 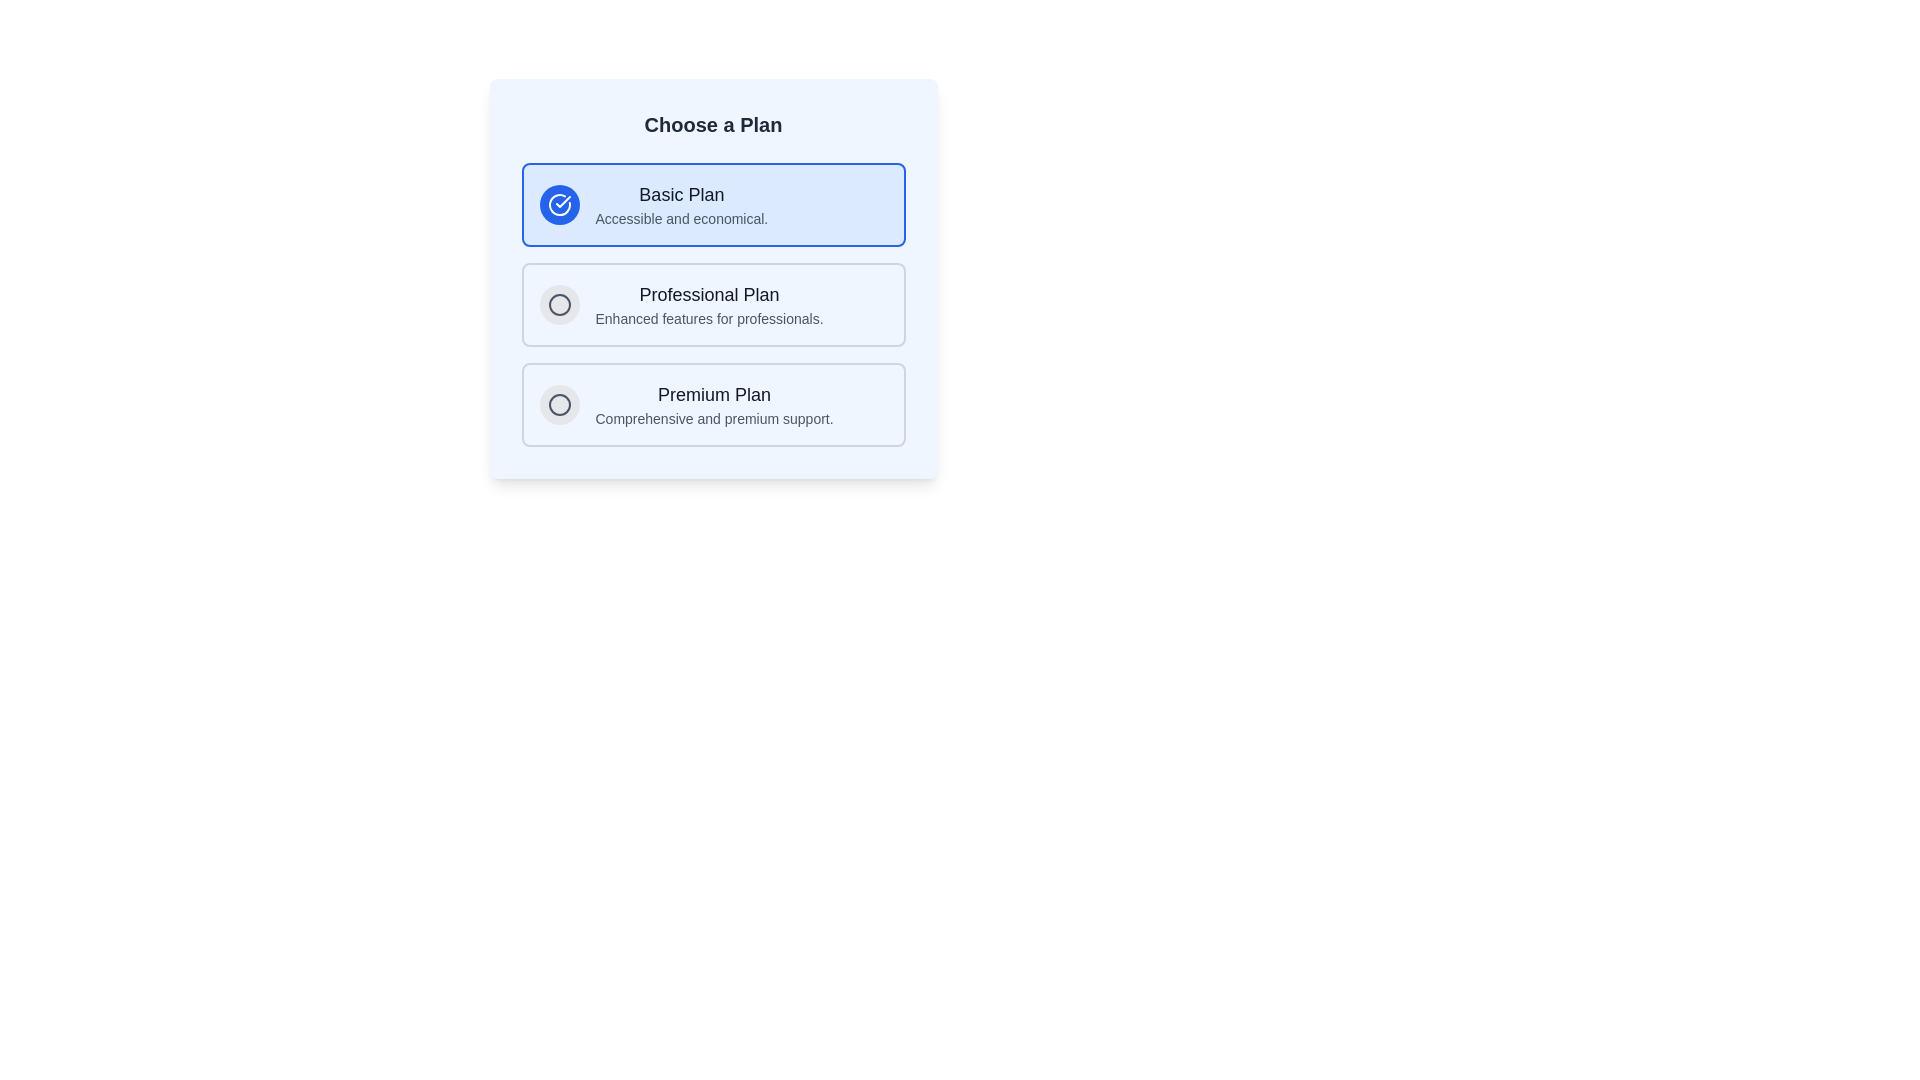 I want to click on the 'Professional Plan' selectable card, so click(x=713, y=304).